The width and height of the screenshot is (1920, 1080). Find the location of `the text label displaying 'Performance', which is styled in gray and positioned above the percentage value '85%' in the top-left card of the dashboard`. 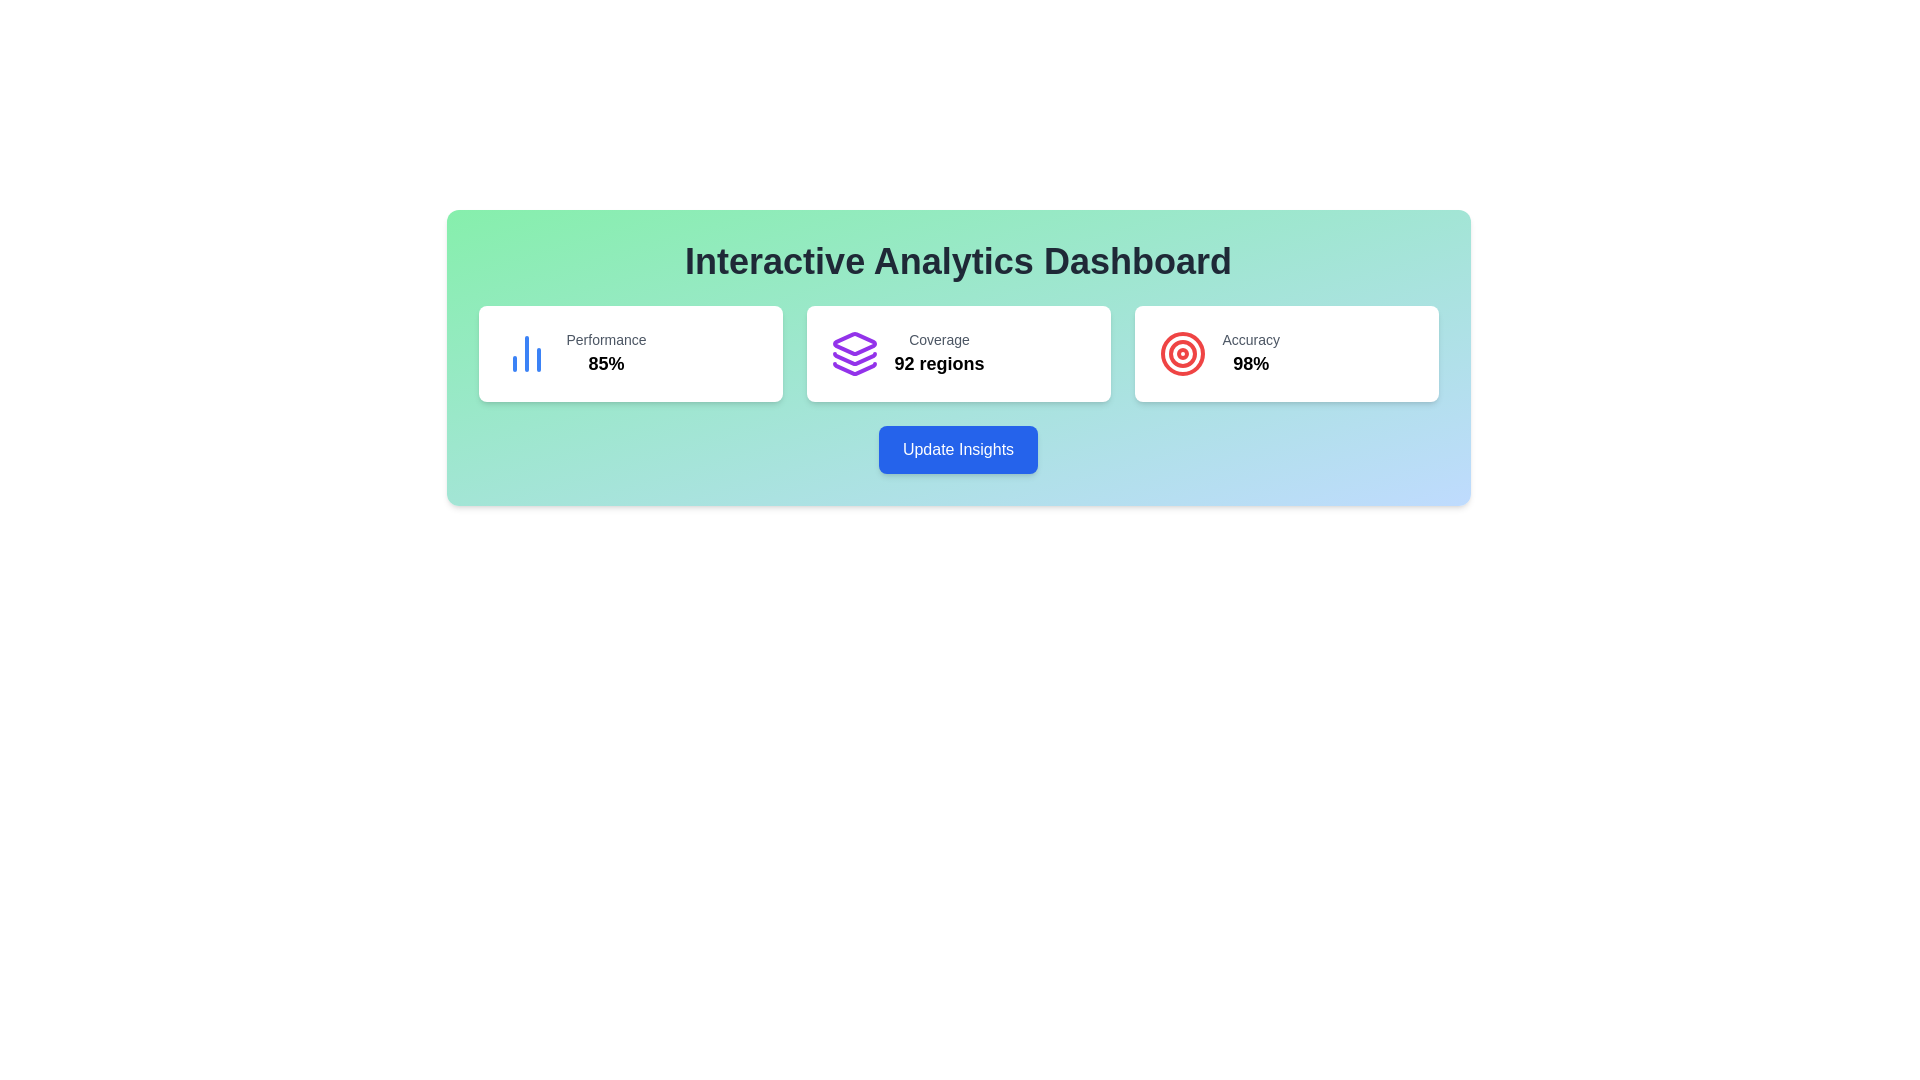

the text label displaying 'Performance', which is styled in gray and positioned above the percentage value '85%' in the top-left card of the dashboard is located at coordinates (605, 338).